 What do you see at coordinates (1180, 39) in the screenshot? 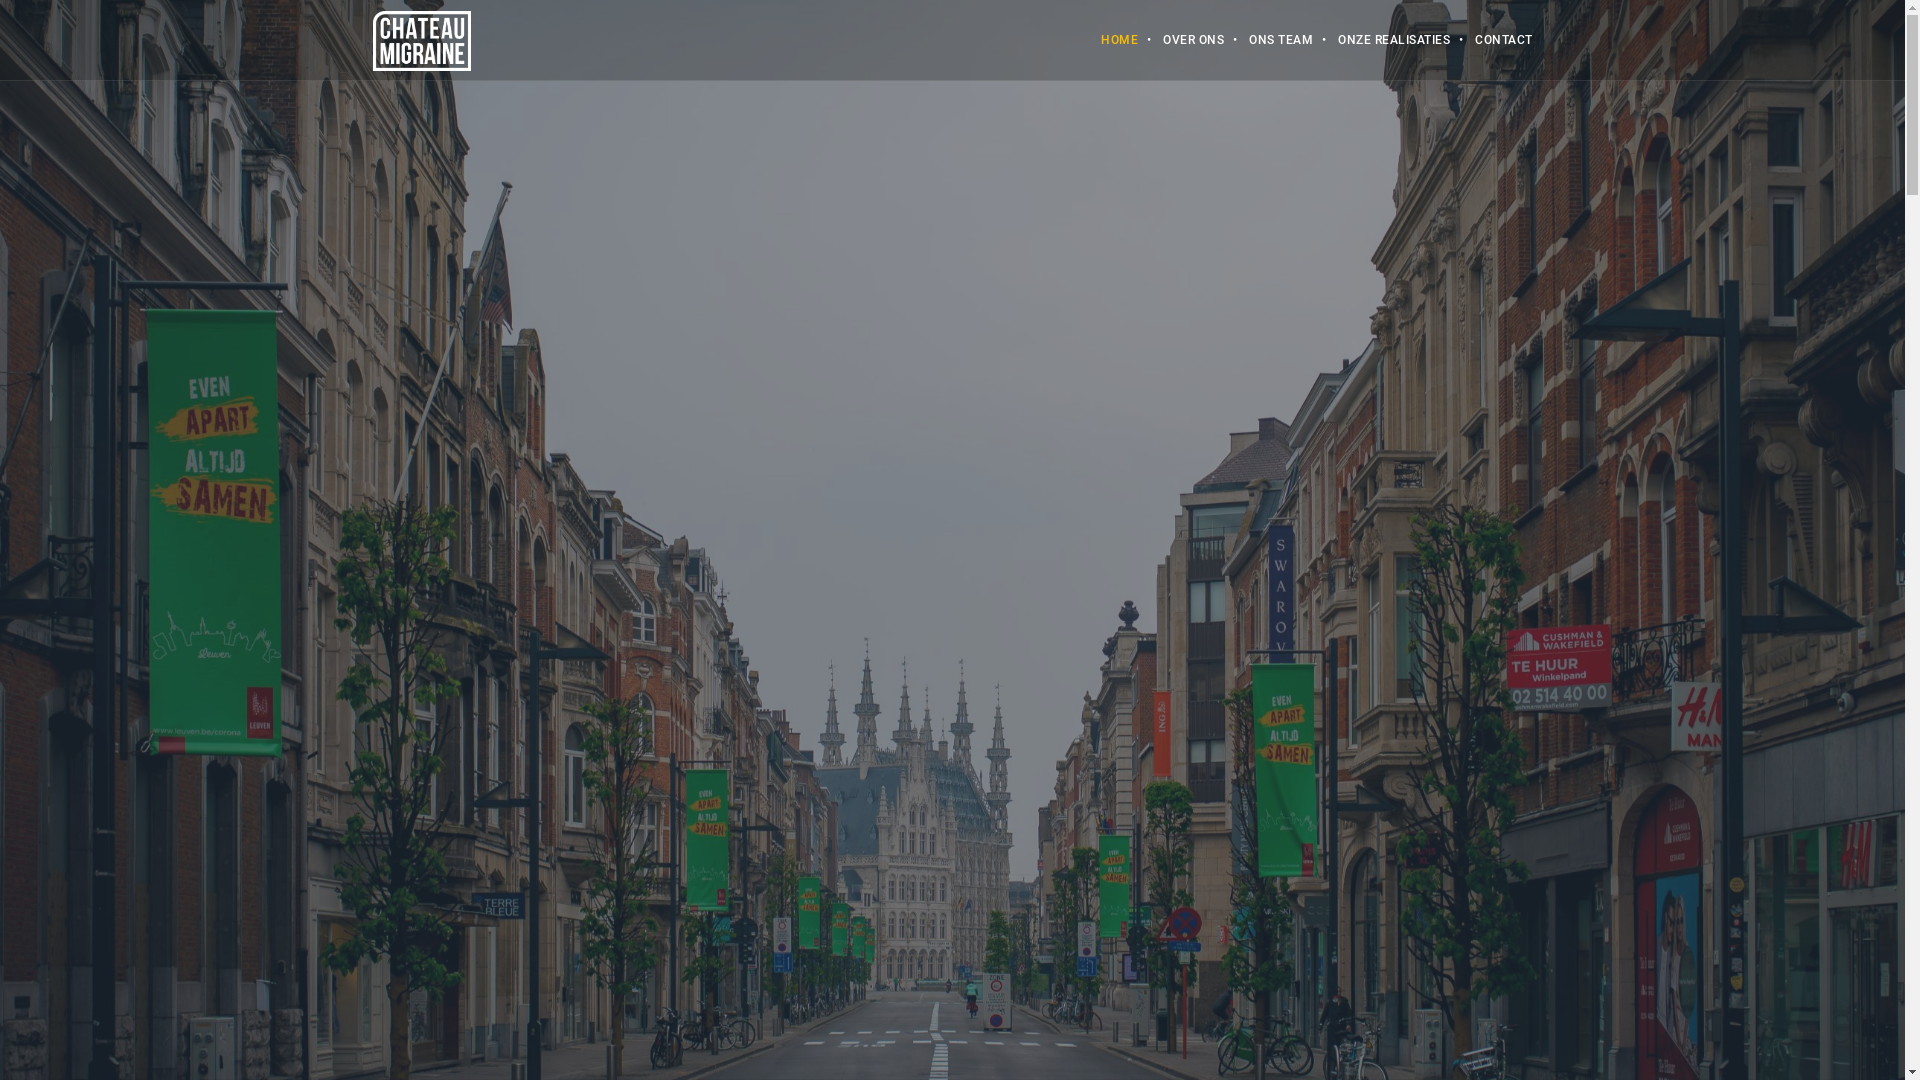
I see `'OVER ONS'` at bounding box center [1180, 39].